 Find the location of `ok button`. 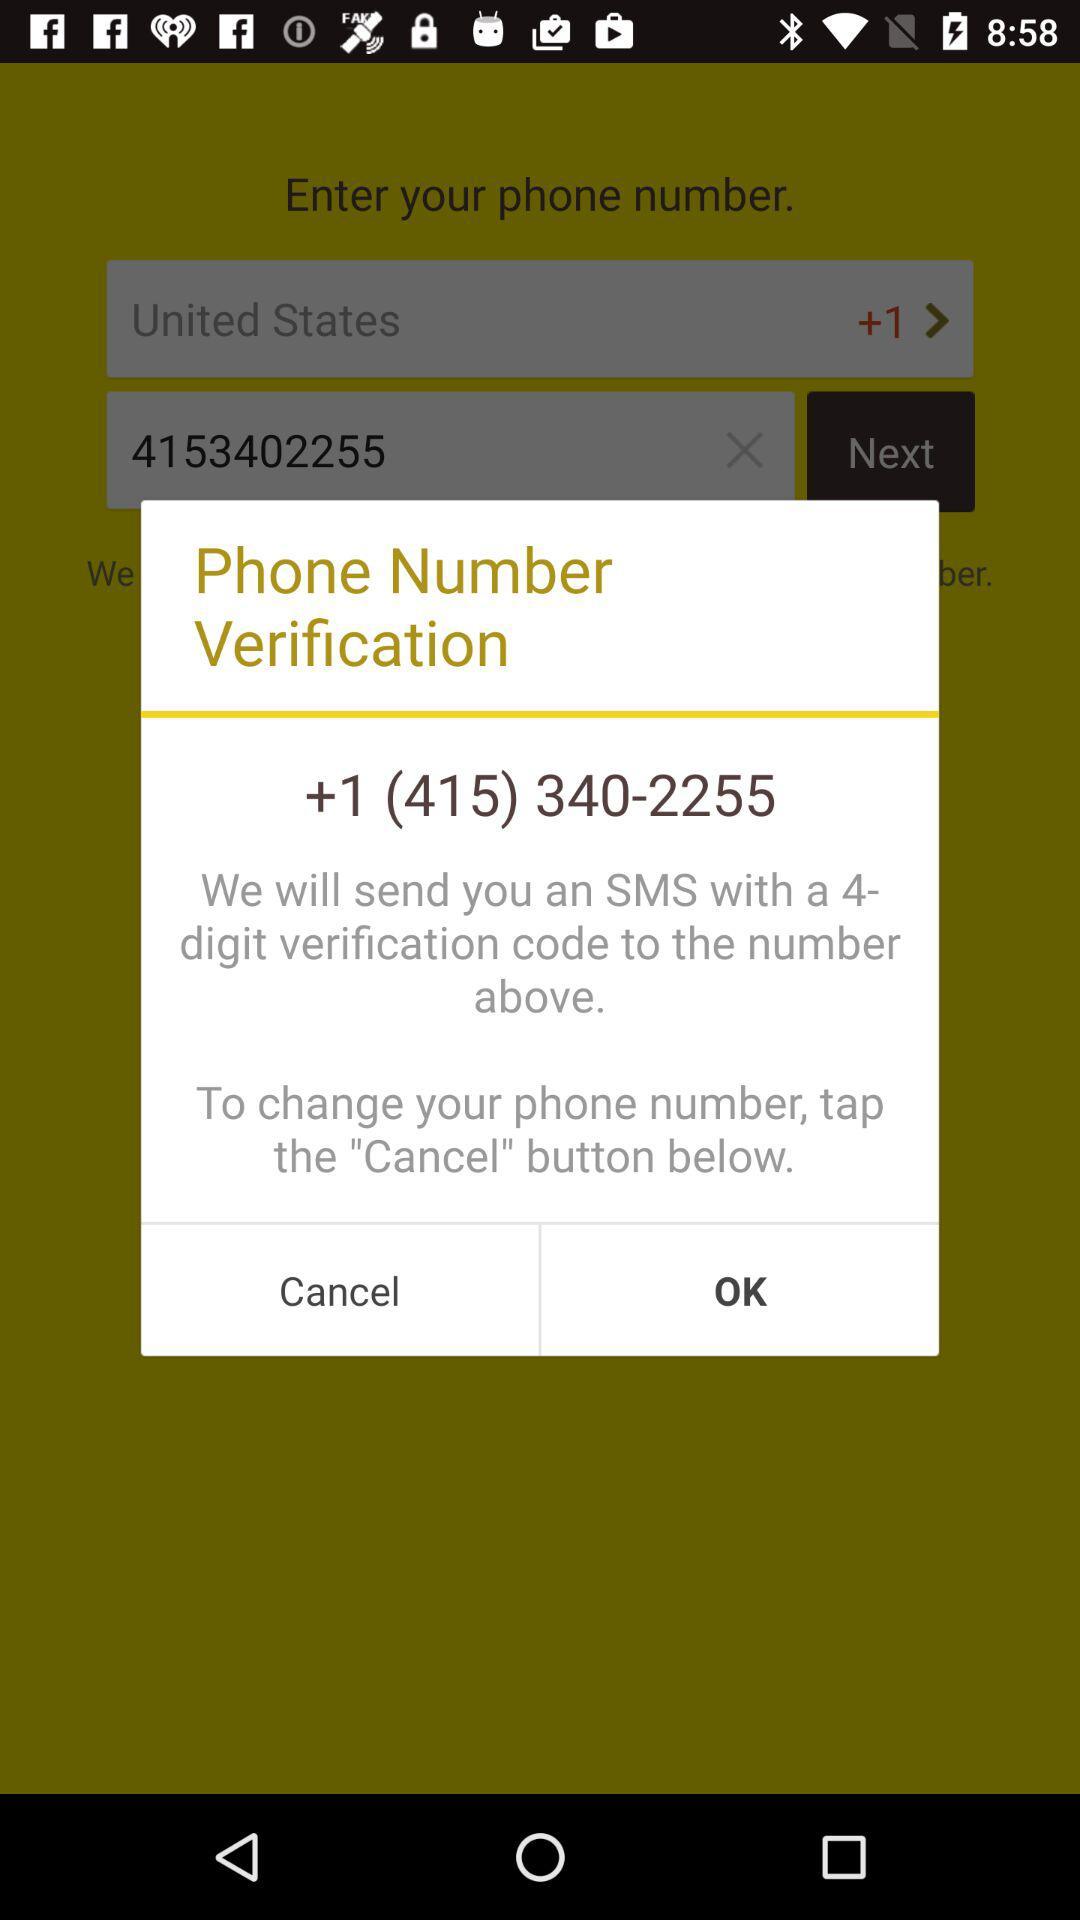

ok button is located at coordinates (740, 1290).